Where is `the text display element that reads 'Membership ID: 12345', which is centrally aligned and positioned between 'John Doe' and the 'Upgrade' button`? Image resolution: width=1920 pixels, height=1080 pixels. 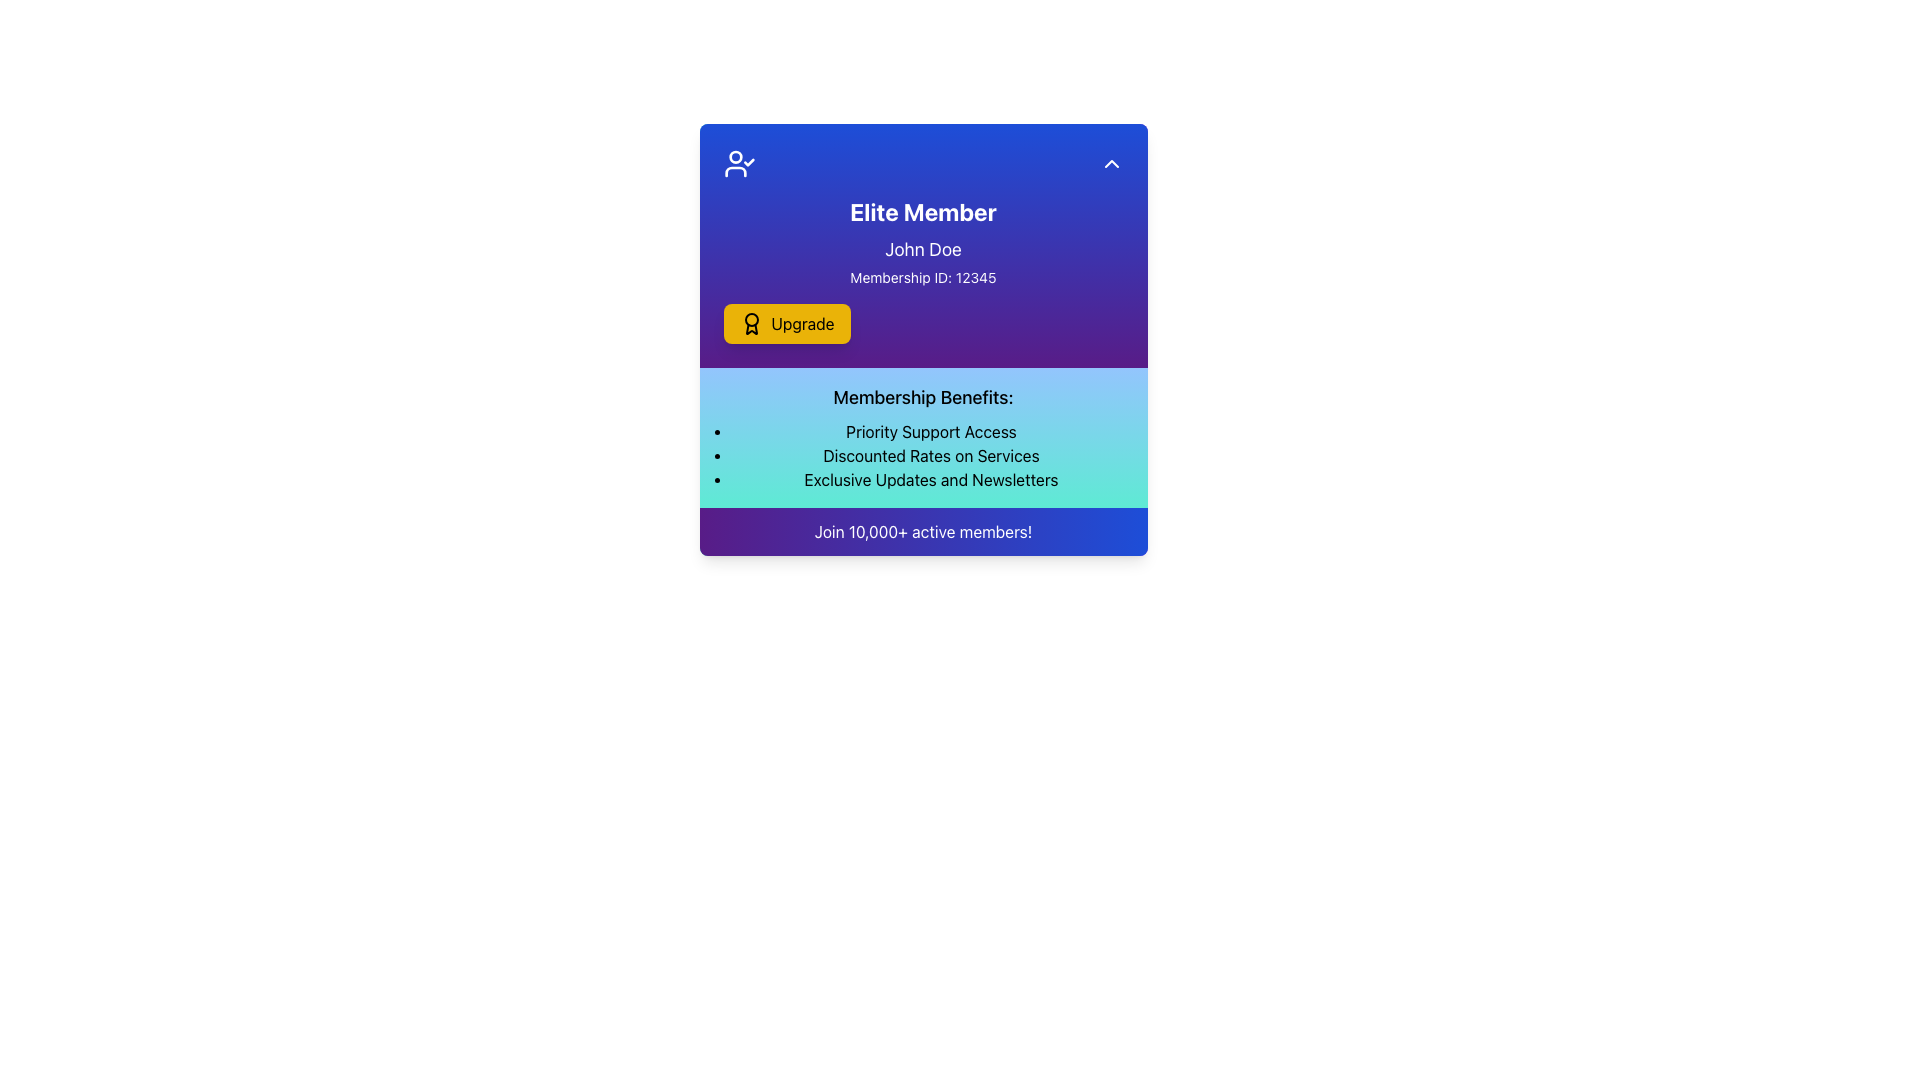 the text display element that reads 'Membership ID: 12345', which is centrally aligned and positioned between 'John Doe' and the 'Upgrade' button is located at coordinates (922, 277).